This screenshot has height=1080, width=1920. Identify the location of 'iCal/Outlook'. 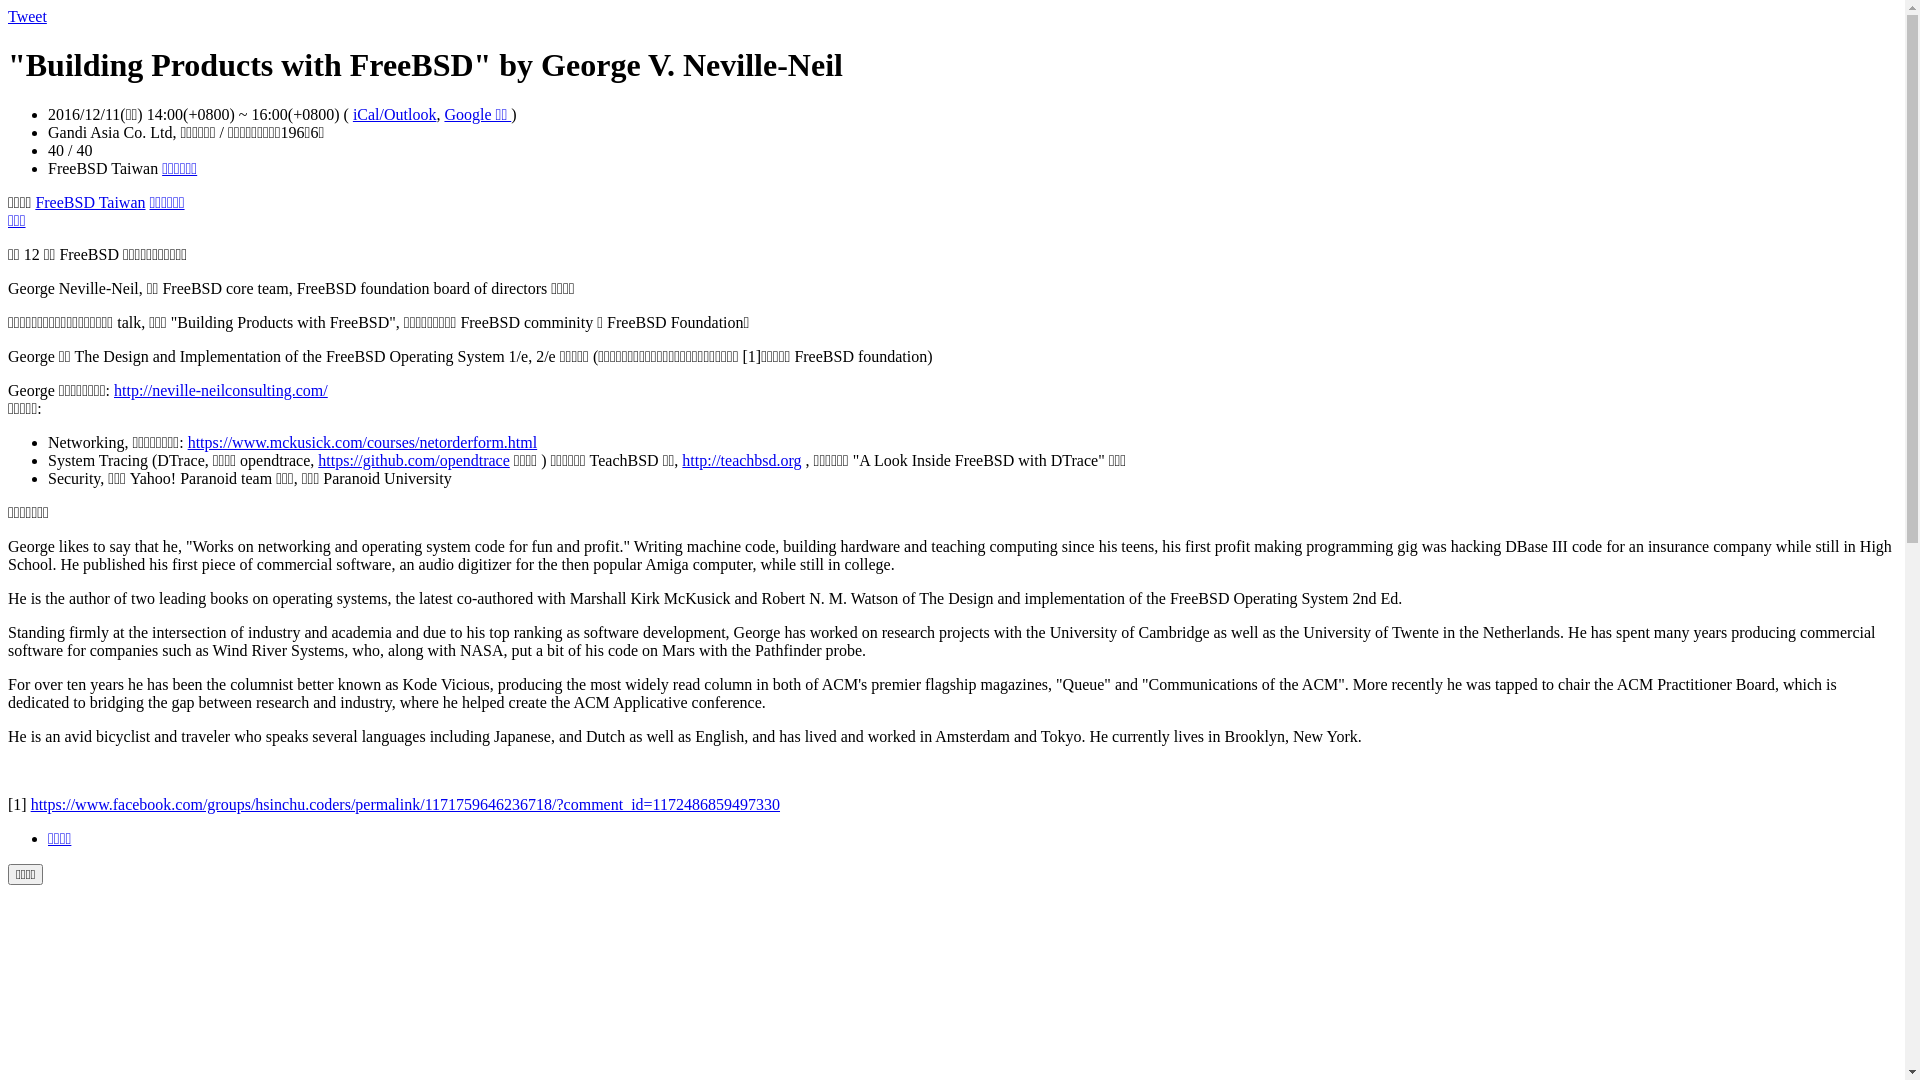
(353, 114).